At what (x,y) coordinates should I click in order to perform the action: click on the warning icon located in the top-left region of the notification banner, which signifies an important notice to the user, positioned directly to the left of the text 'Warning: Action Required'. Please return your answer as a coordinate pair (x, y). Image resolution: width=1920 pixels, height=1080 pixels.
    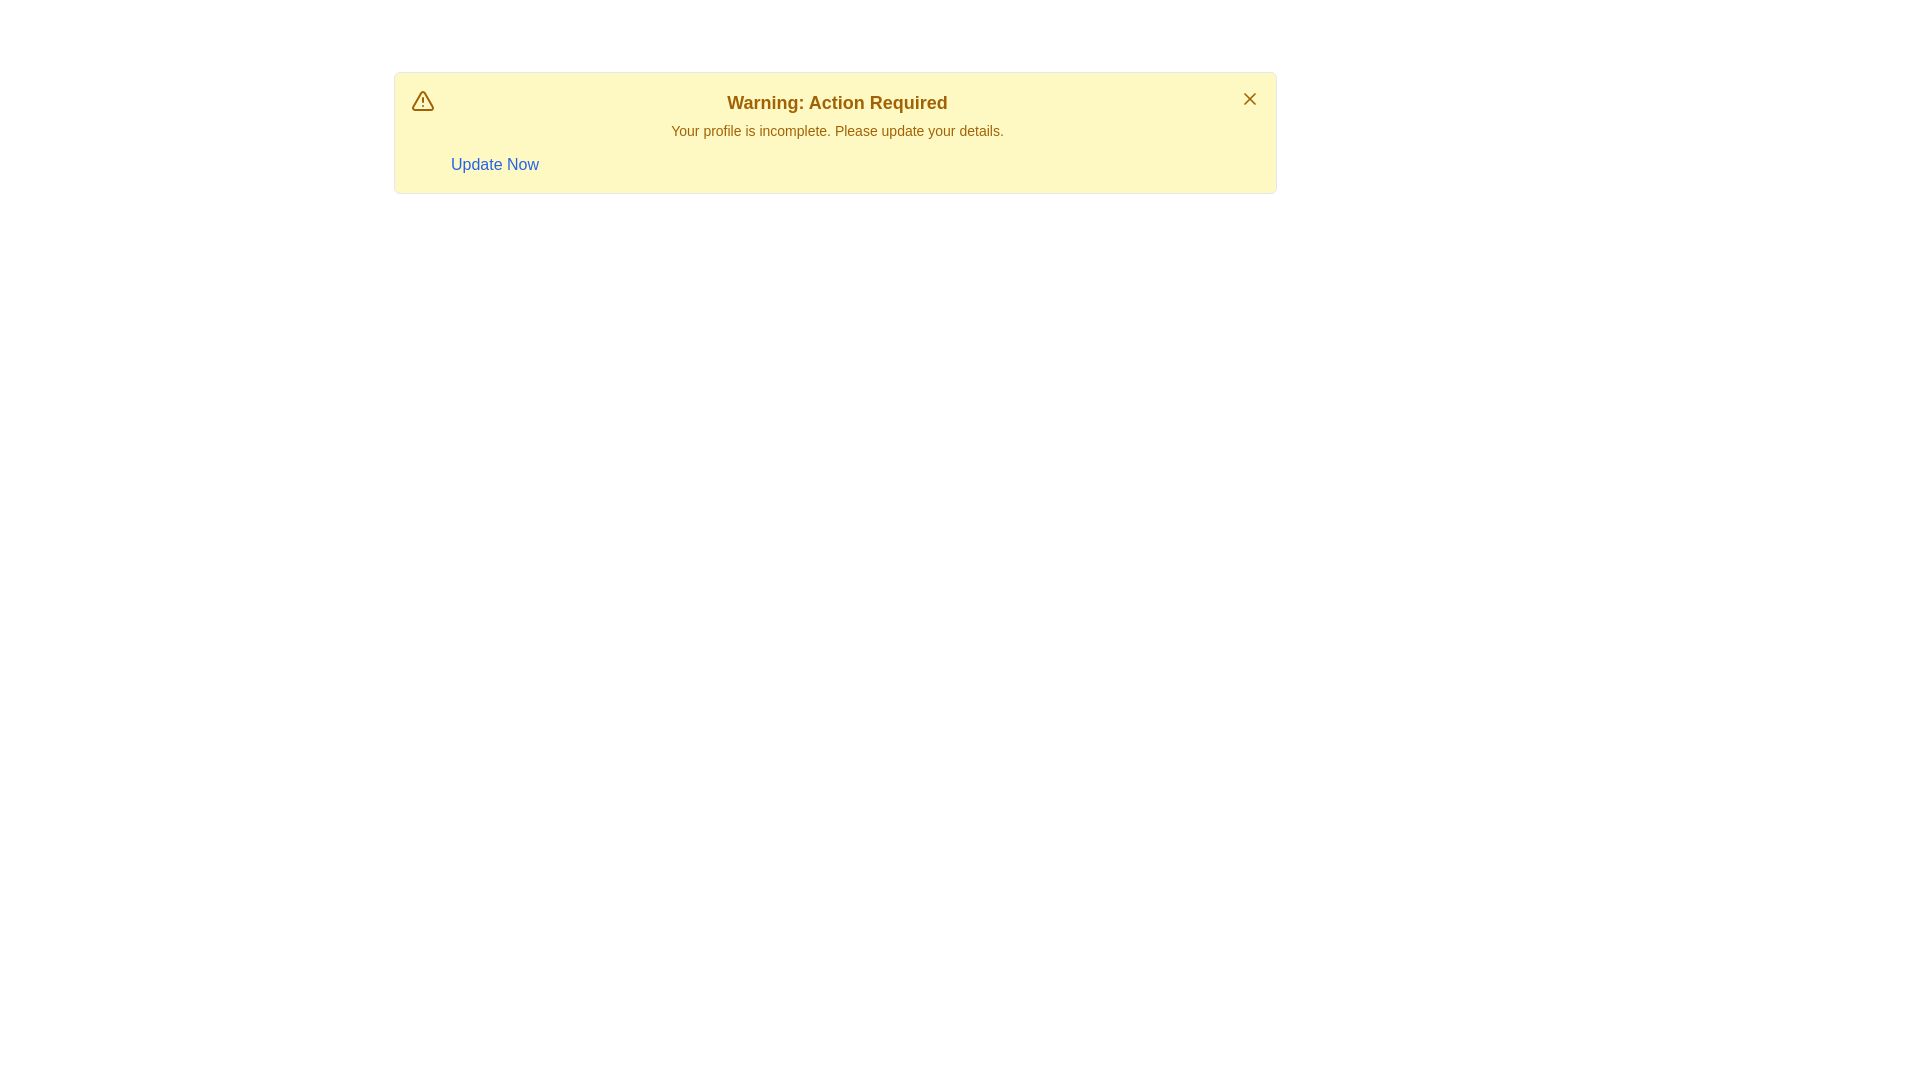
    Looking at the image, I should click on (421, 100).